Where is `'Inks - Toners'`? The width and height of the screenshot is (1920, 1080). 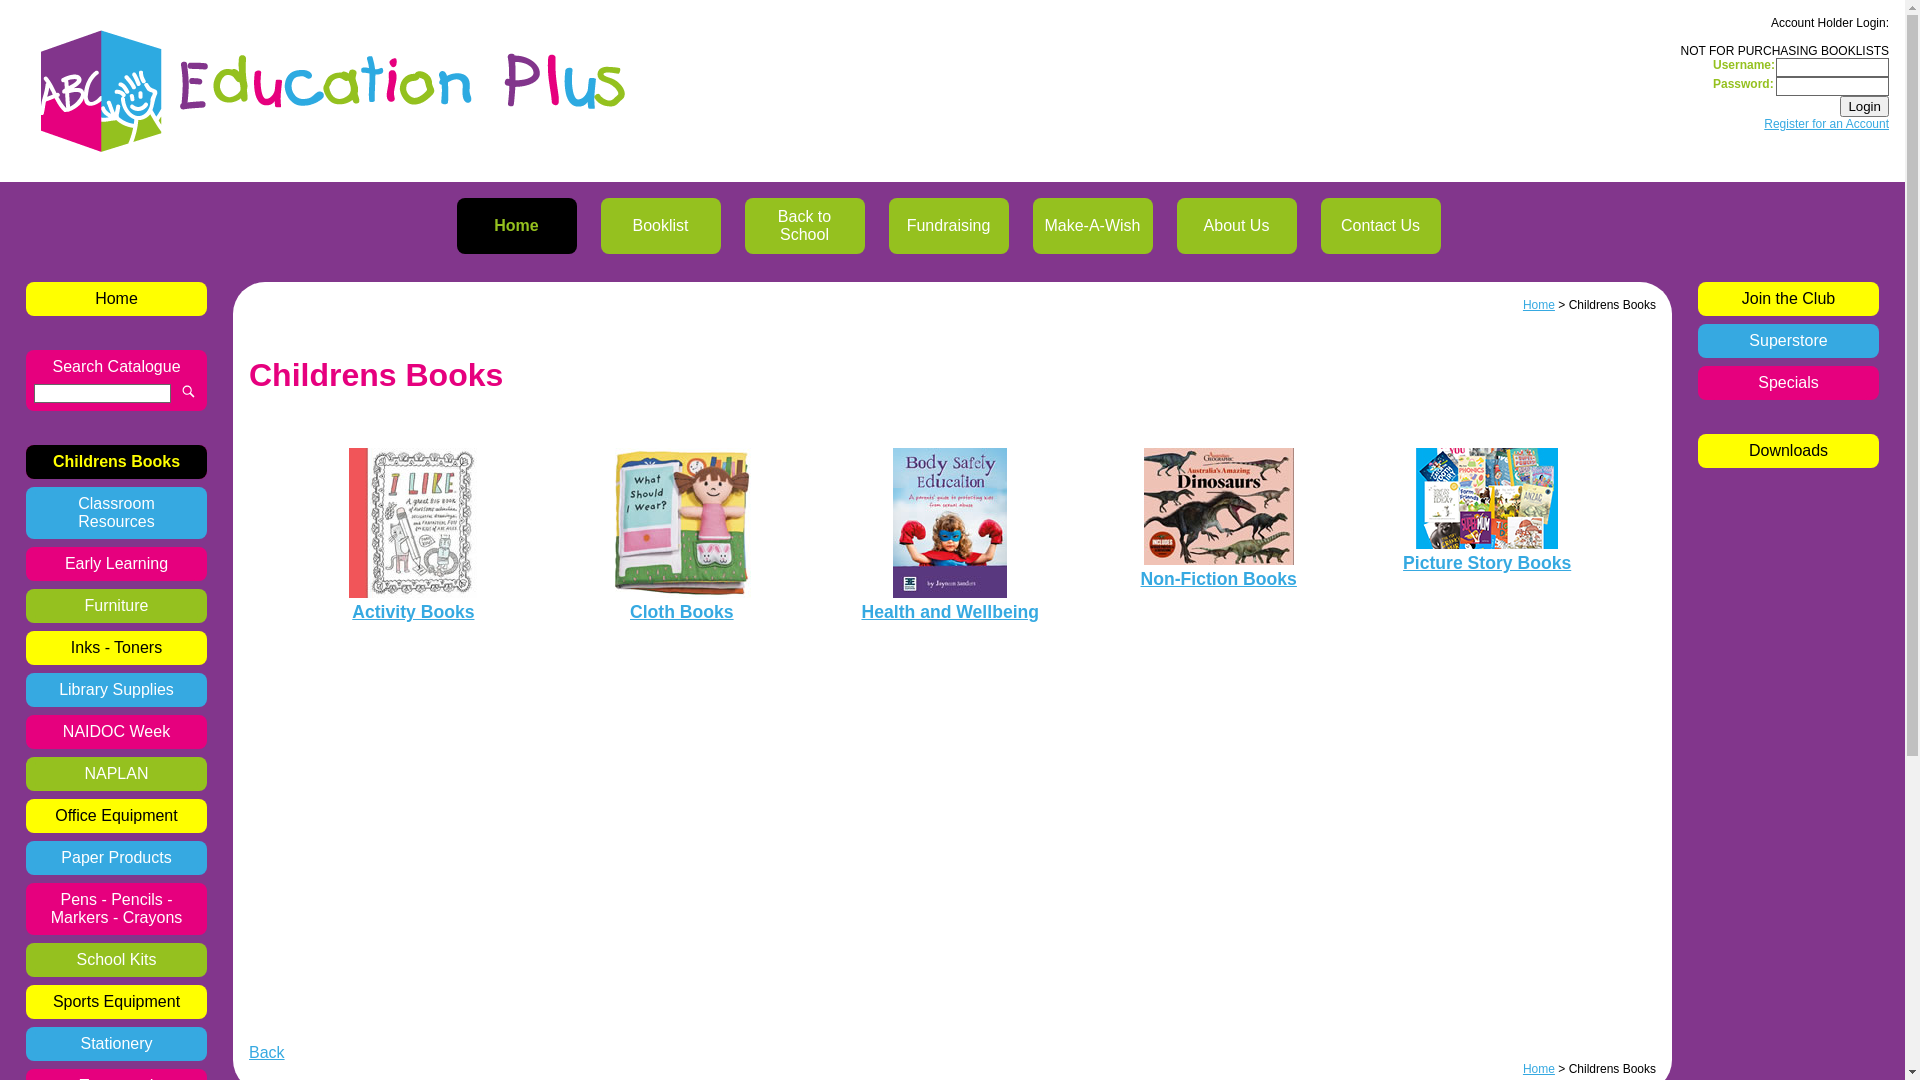 'Inks - Toners' is located at coordinates (115, 648).